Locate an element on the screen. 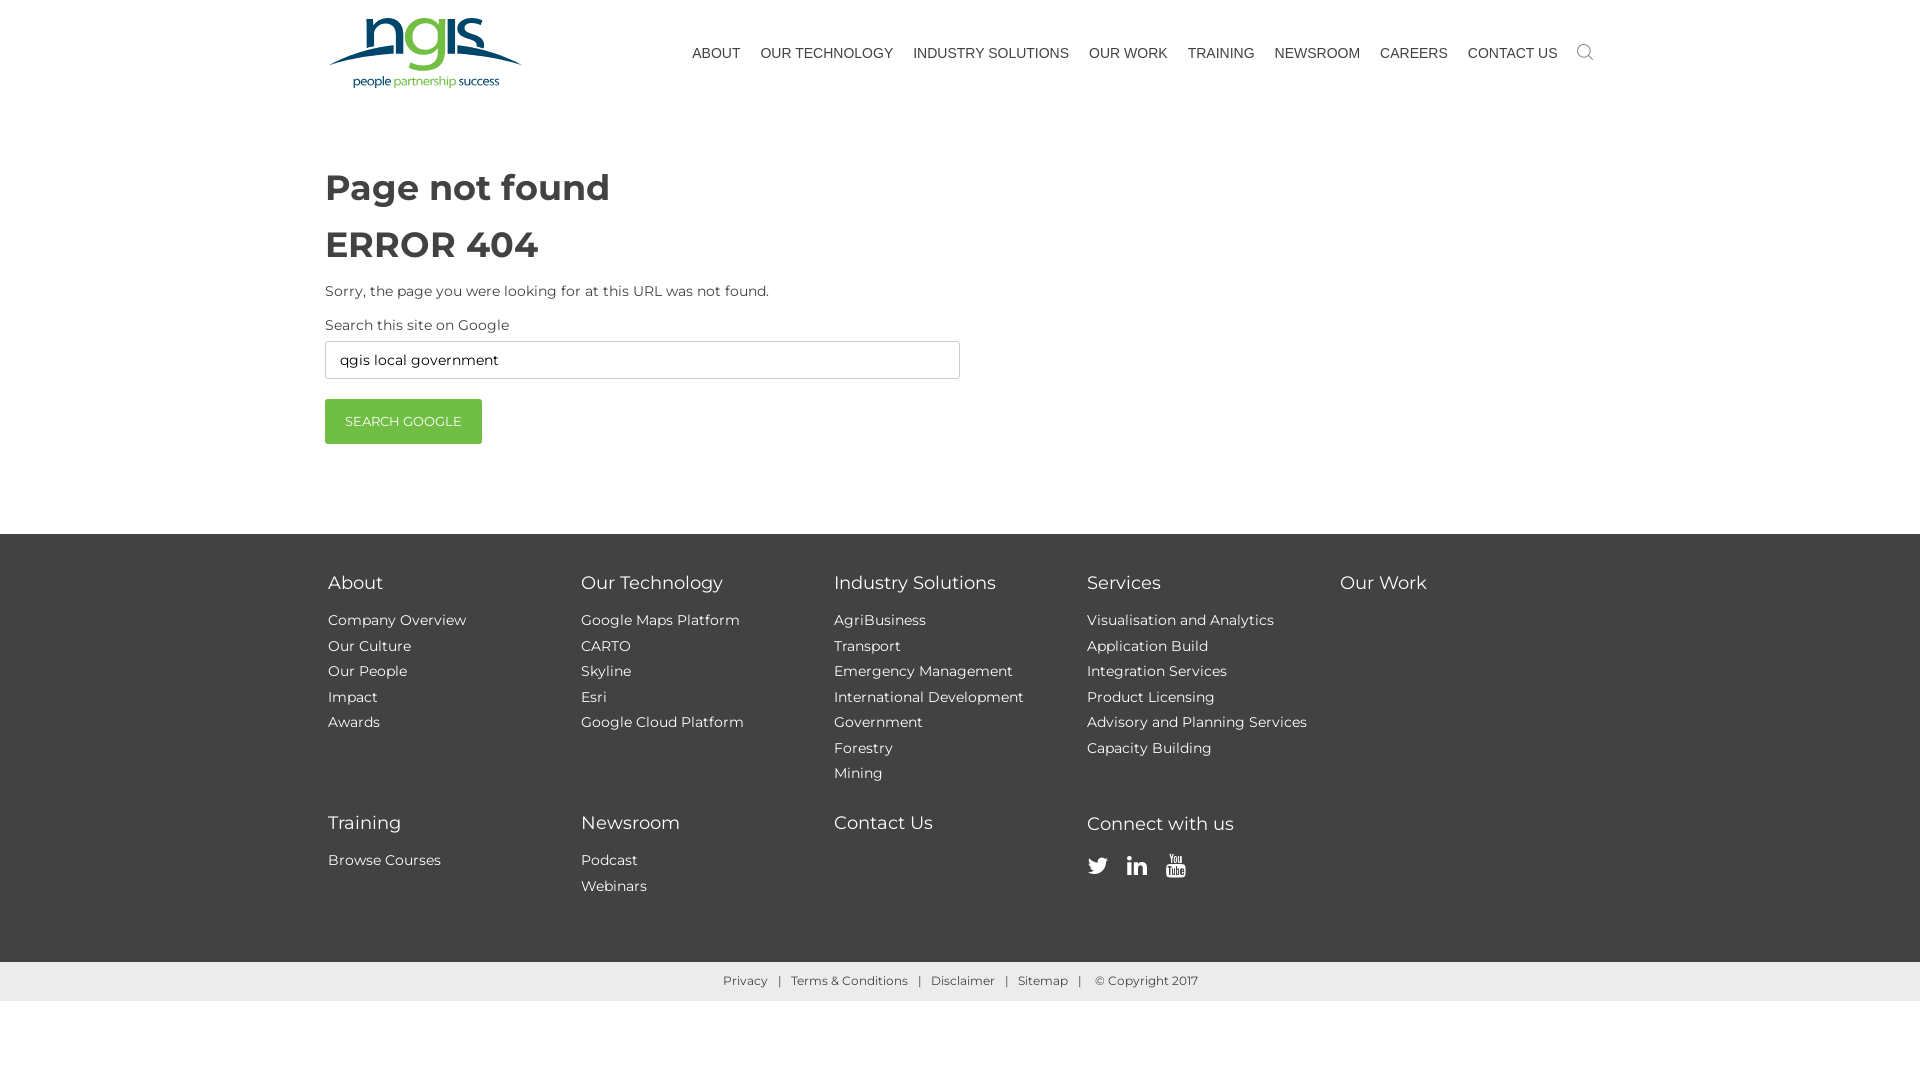 This screenshot has height=1080, width=1920. 'CONTACT US' is located at coordinates (1512, 52).